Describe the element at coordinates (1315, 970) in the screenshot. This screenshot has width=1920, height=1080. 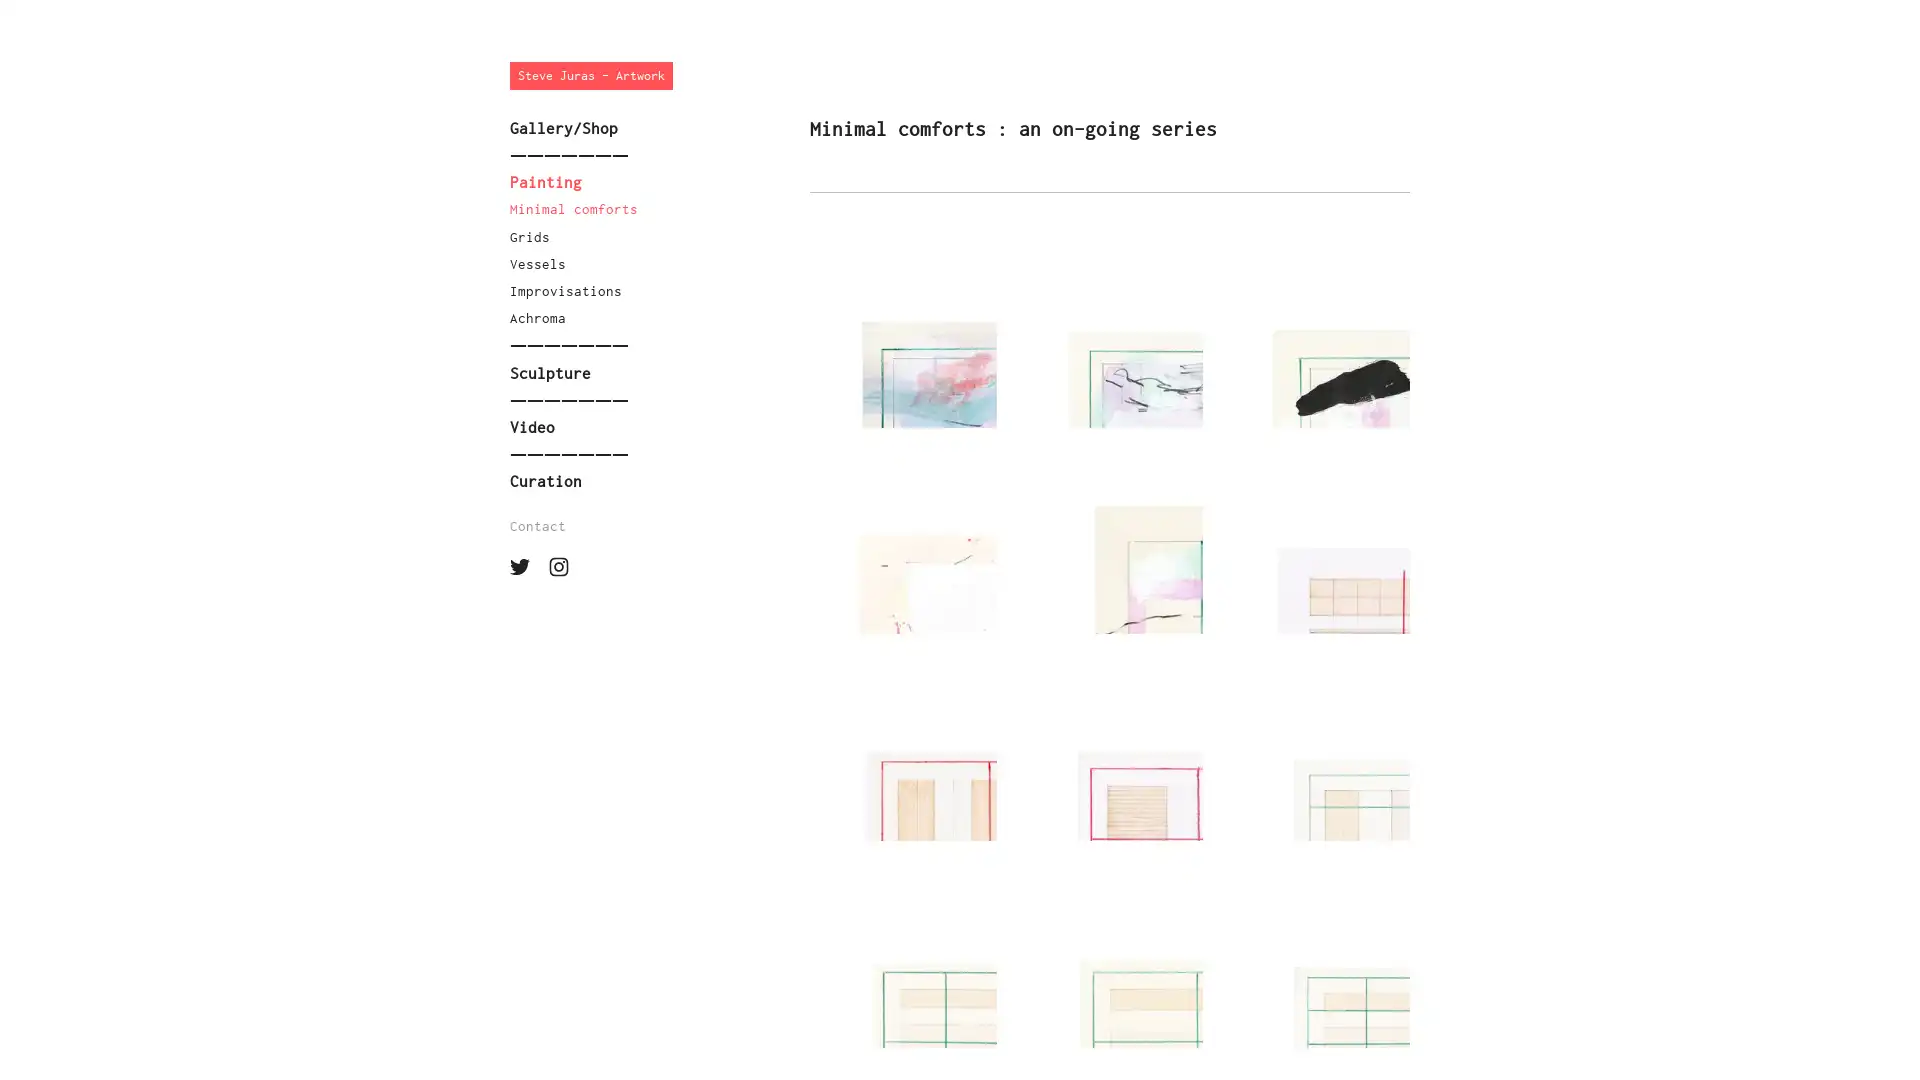
I see `View fullsize Pecking order` at that location.